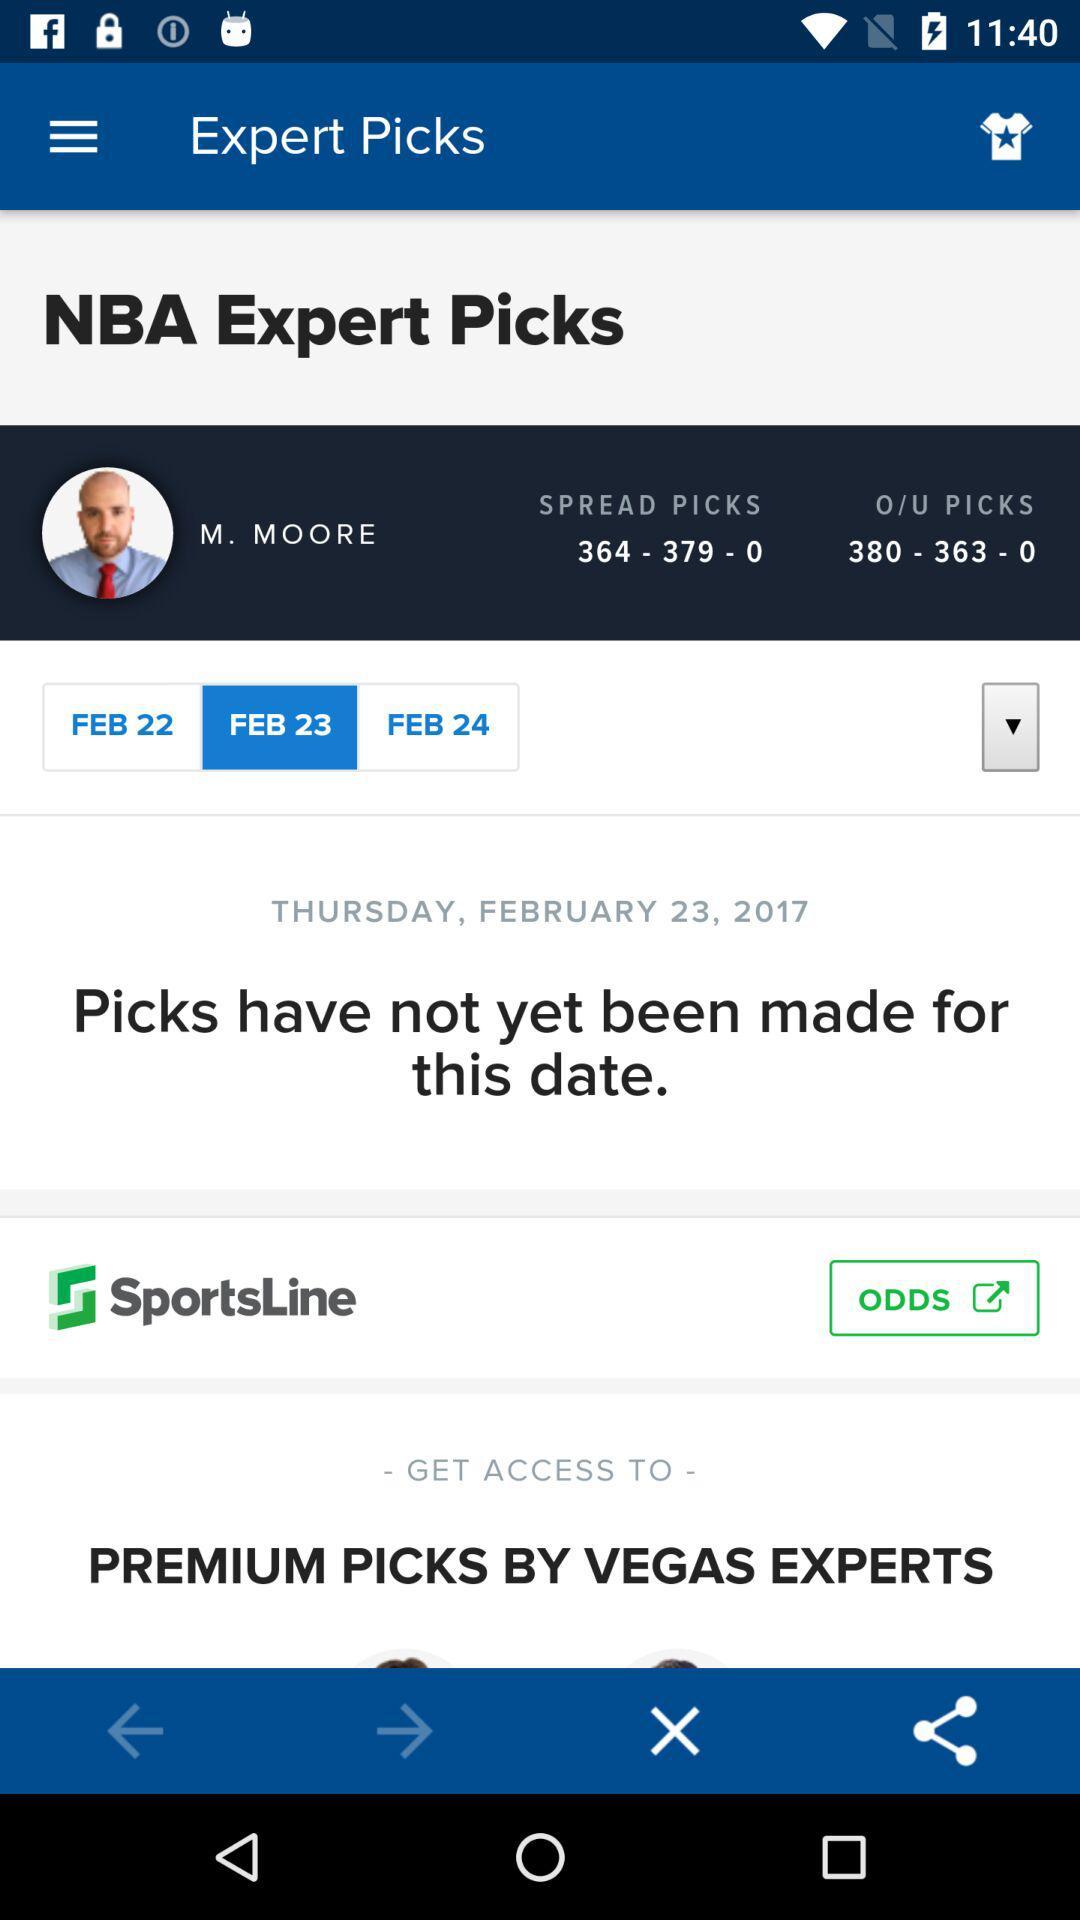 The image size is (1080, 1920). Describe the element at coordinates (135, 1730) in the screenshot. I see `back option` at that location.